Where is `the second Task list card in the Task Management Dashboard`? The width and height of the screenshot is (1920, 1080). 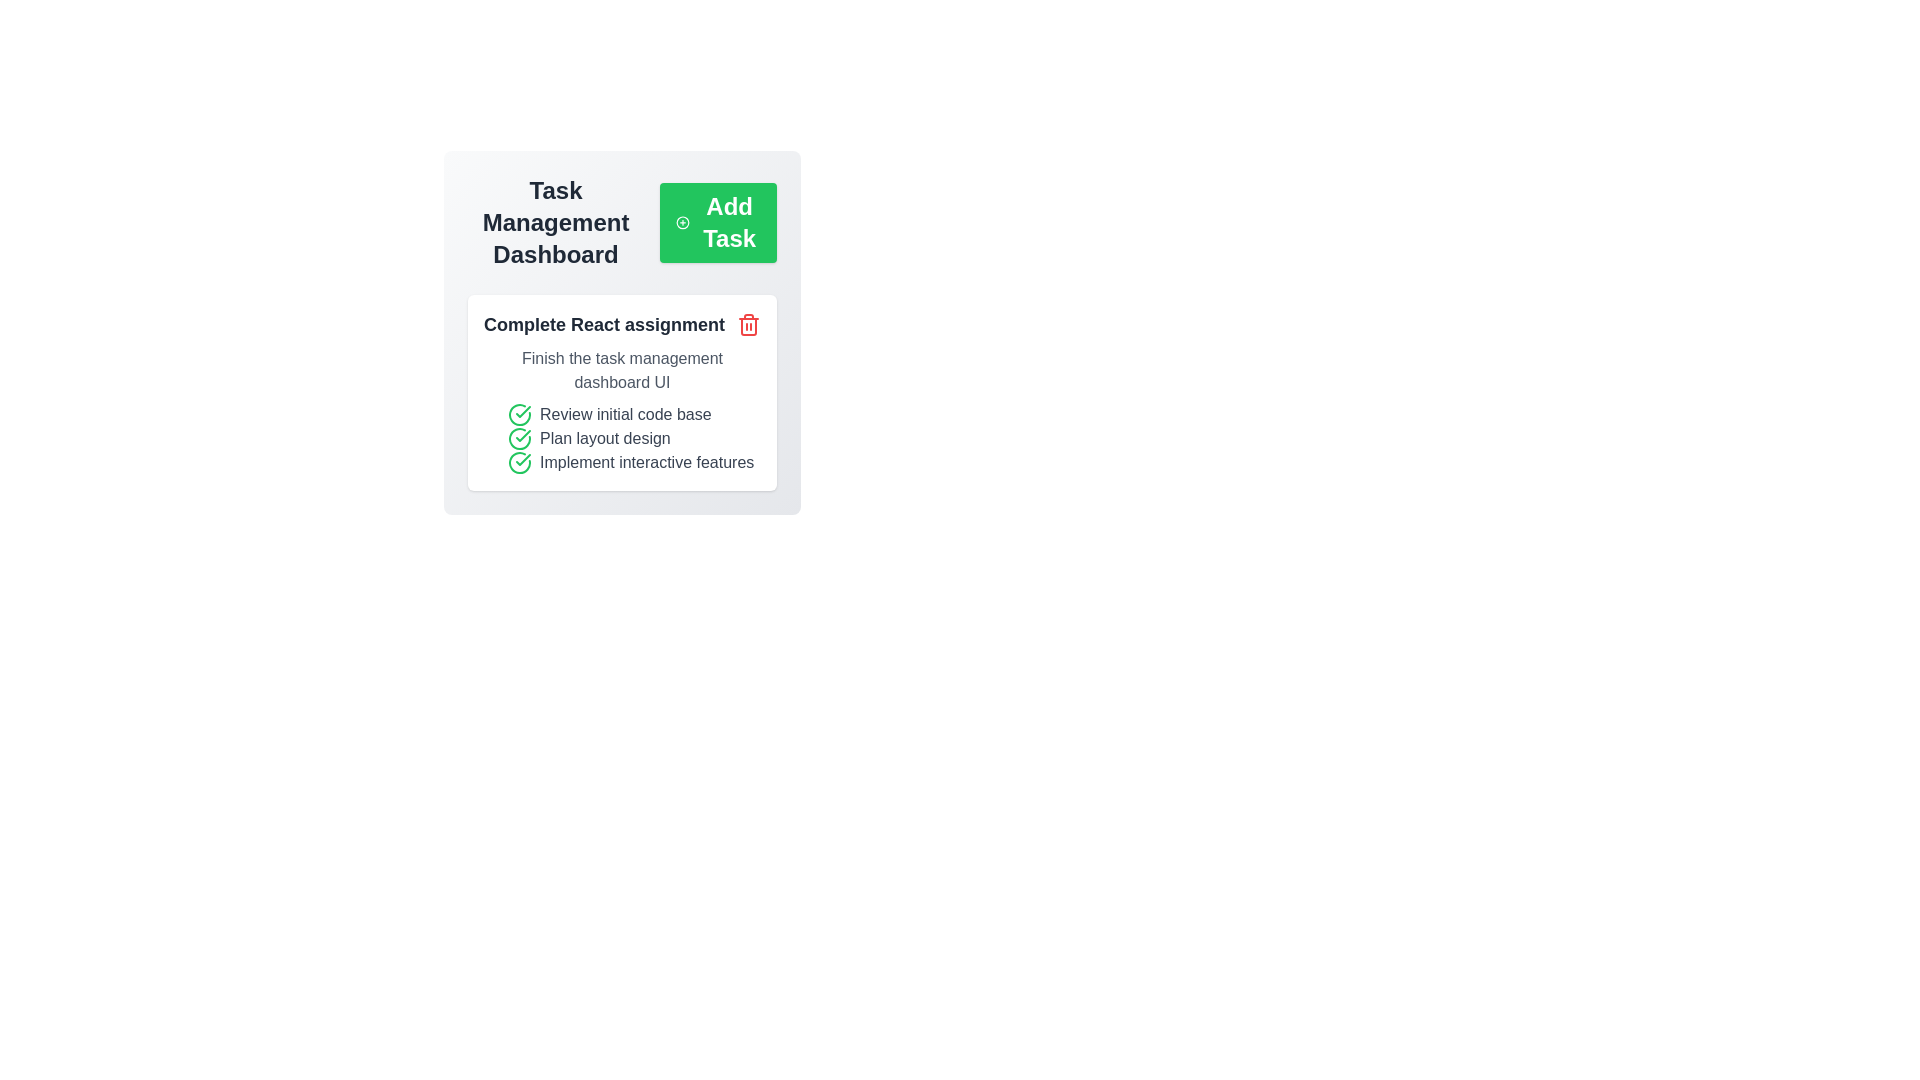 the second Task list card in the Task Management Dashboard is located at coordinates (621, 393).